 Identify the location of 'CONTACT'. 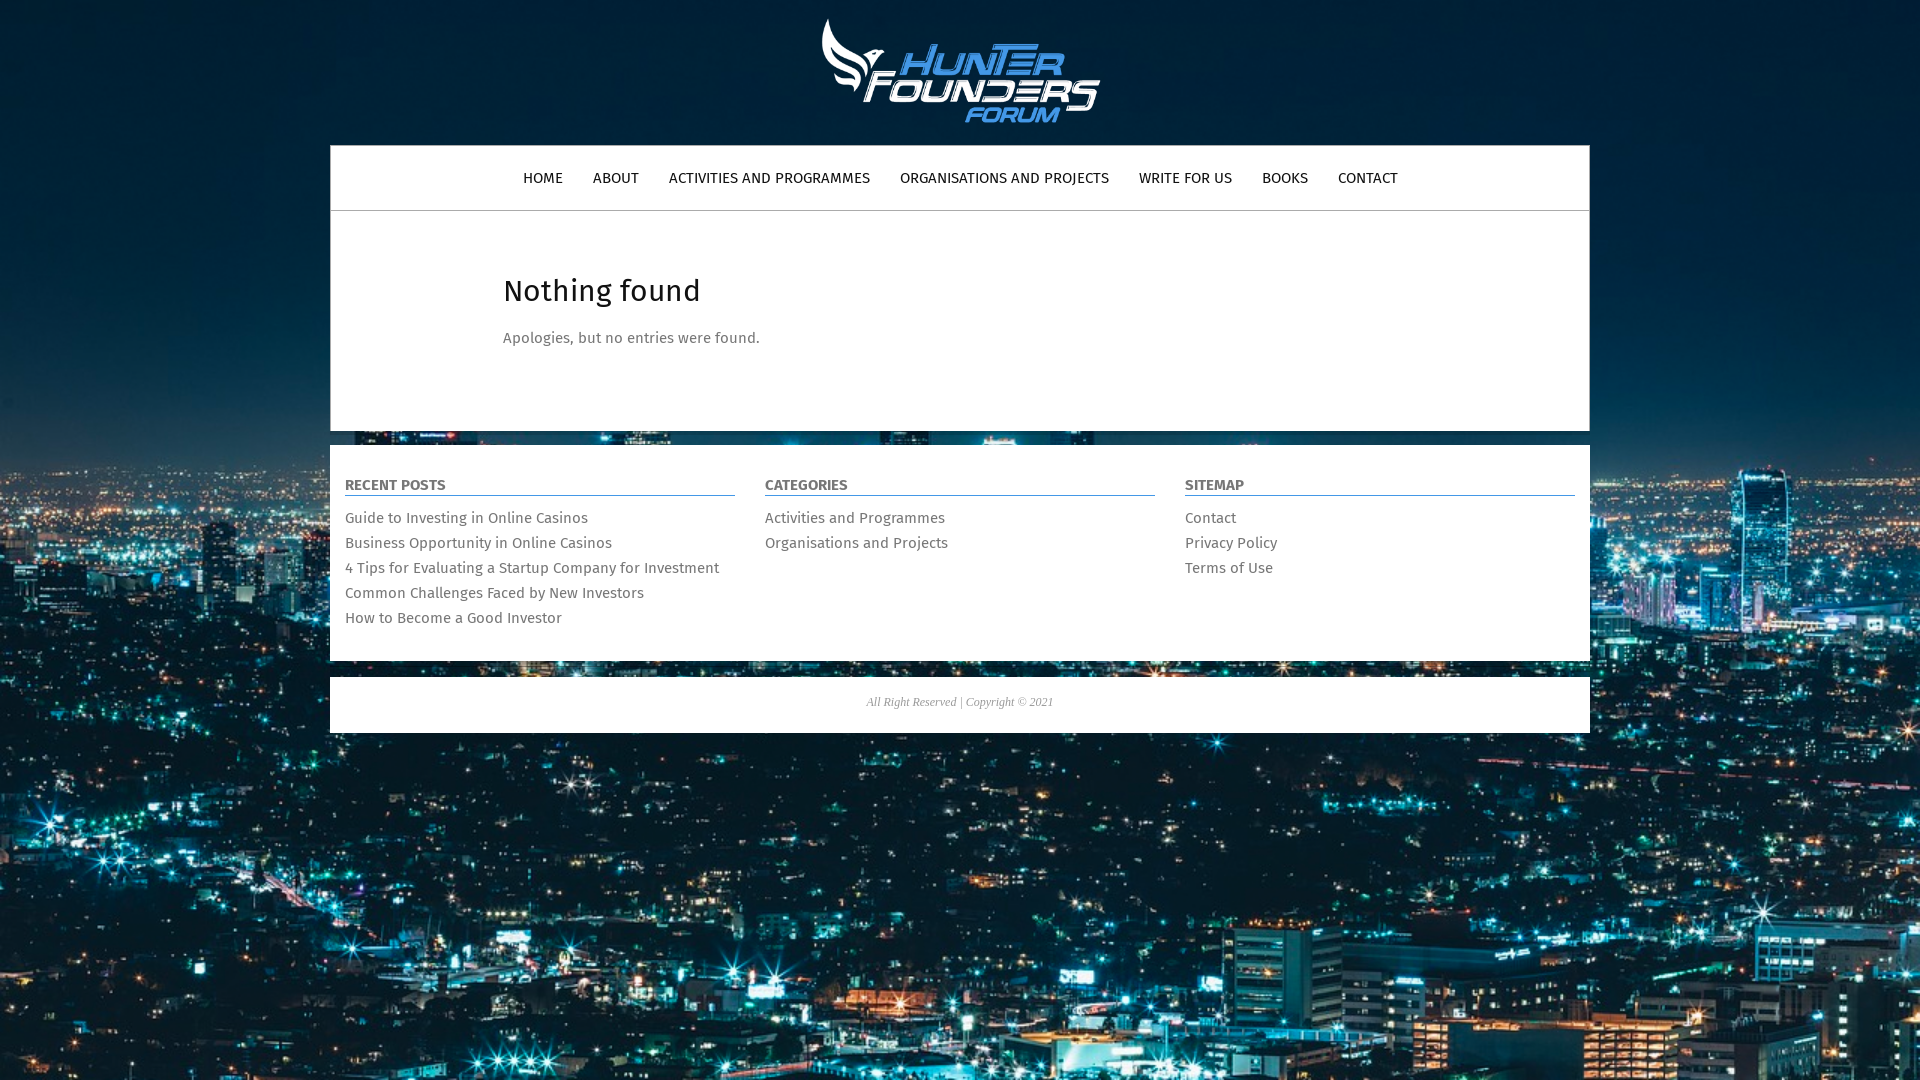
(1366, 176).